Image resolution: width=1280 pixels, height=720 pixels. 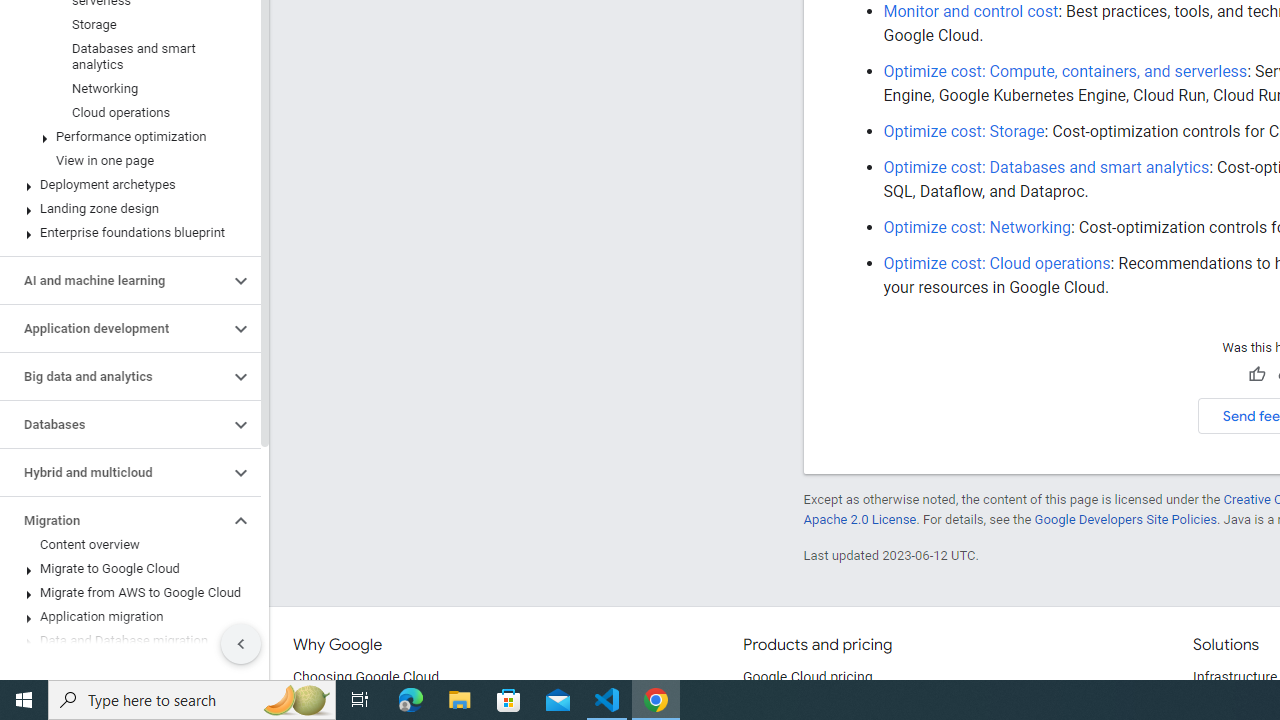 I want to click on 'Migrate to Google Cloud', so click(x=125, y=569).